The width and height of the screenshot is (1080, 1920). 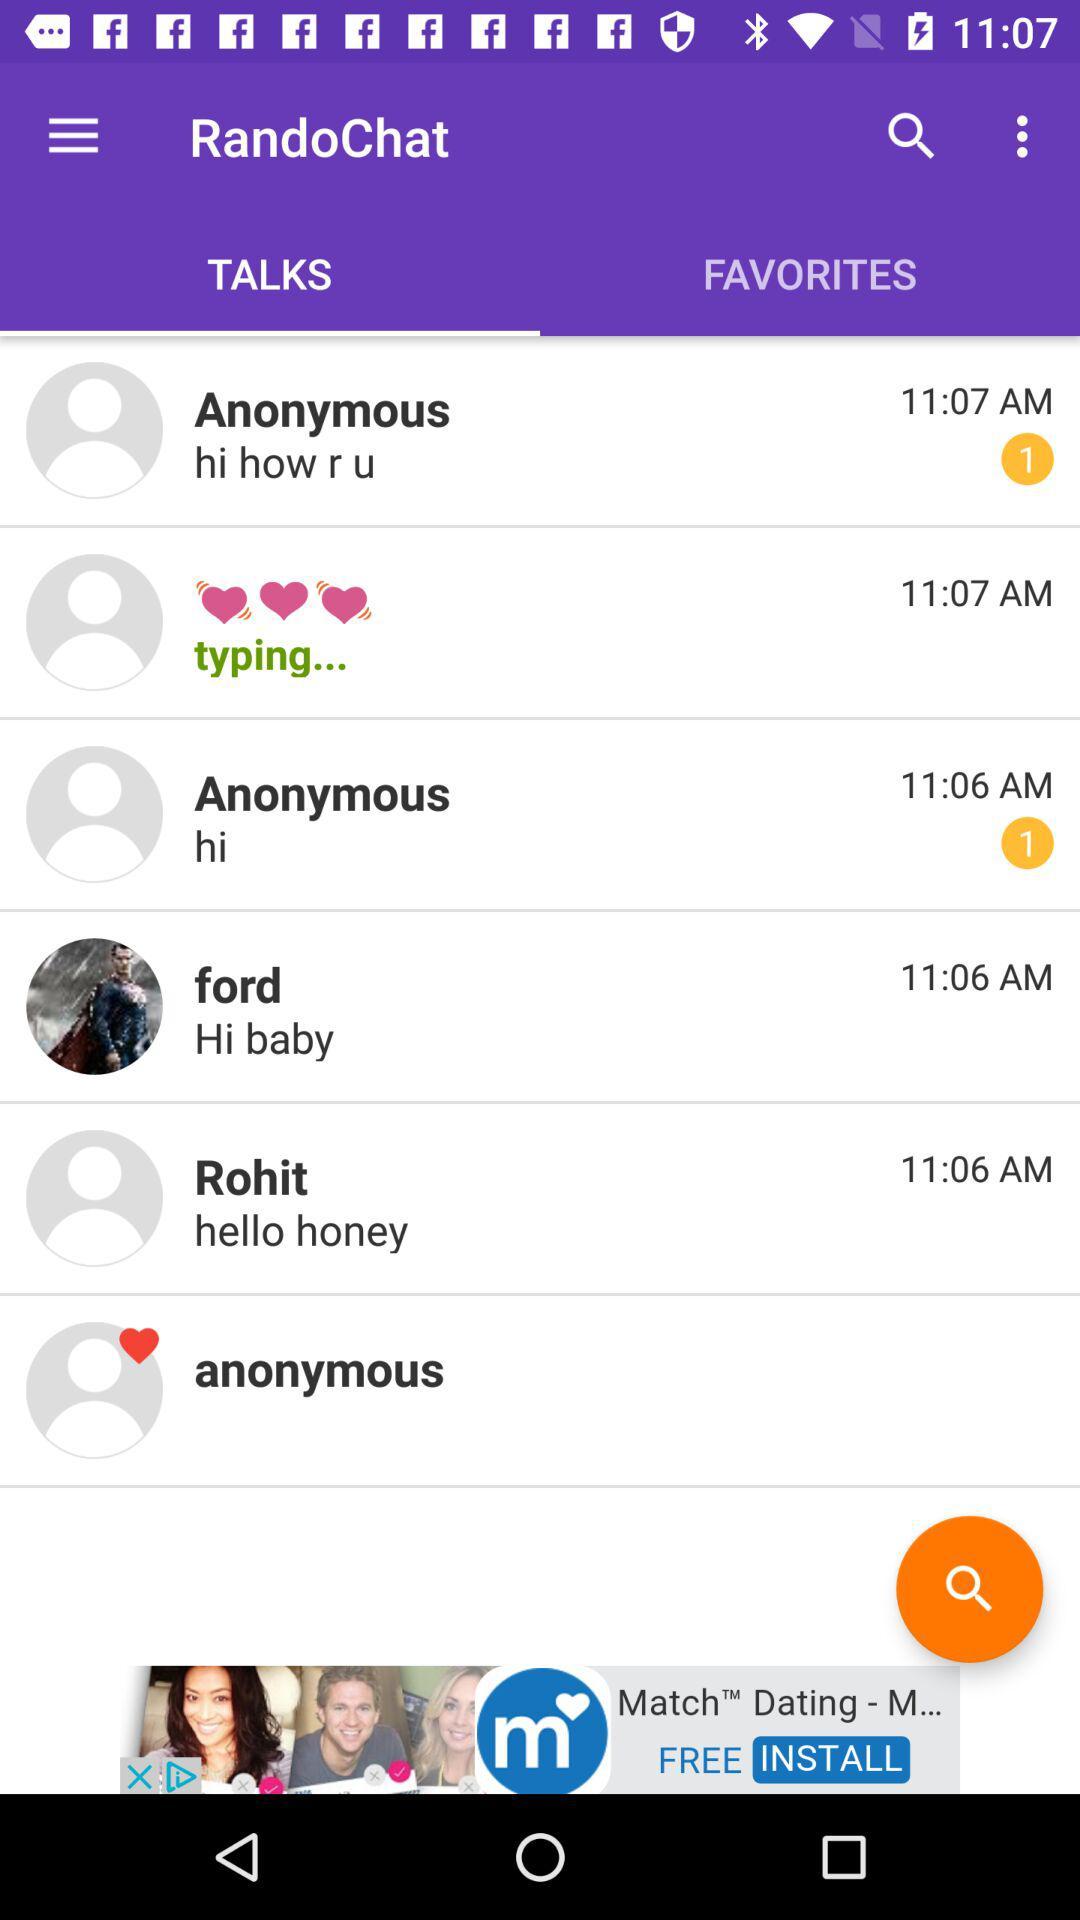 What do you see at coordinates (94, 1006) in the screenshot?
I see `open message` at bounding box center [94, 1006].